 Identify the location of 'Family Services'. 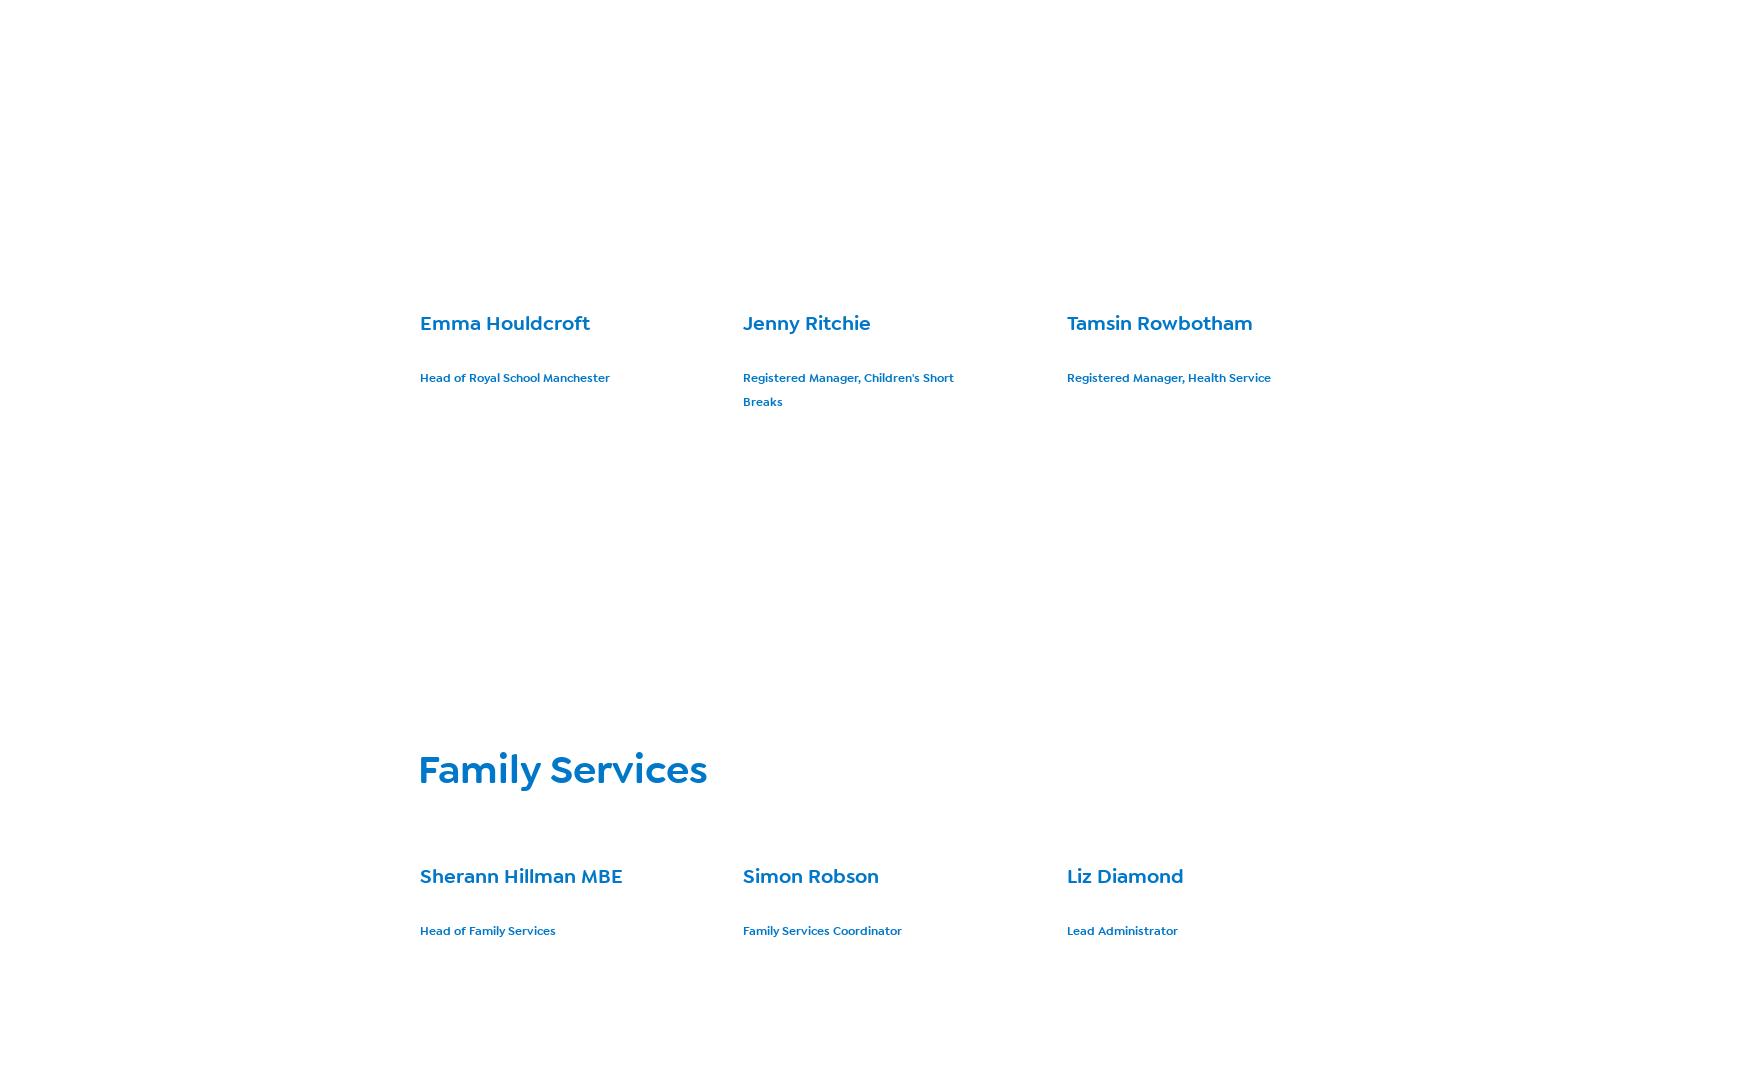
(560, 769).